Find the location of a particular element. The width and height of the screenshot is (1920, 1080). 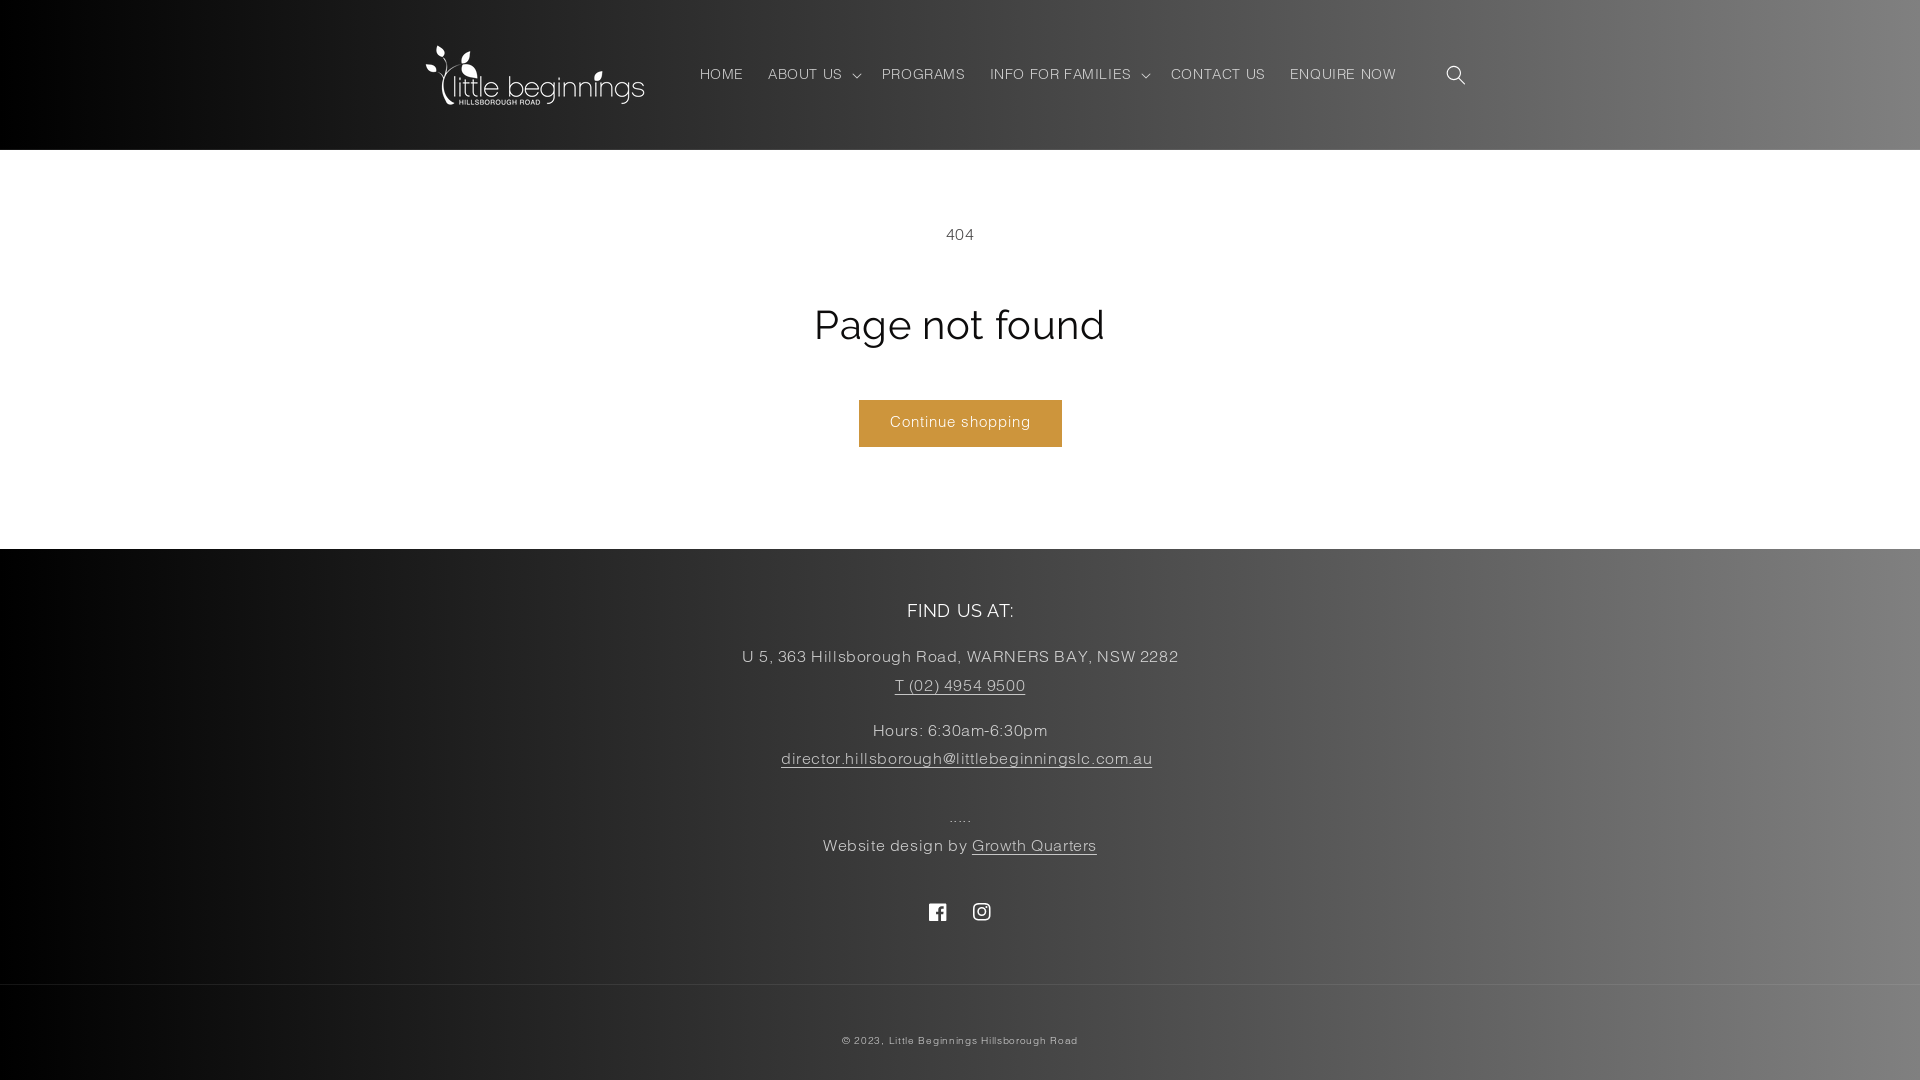

'Continue shopping' is located at coordinates (859, 422).